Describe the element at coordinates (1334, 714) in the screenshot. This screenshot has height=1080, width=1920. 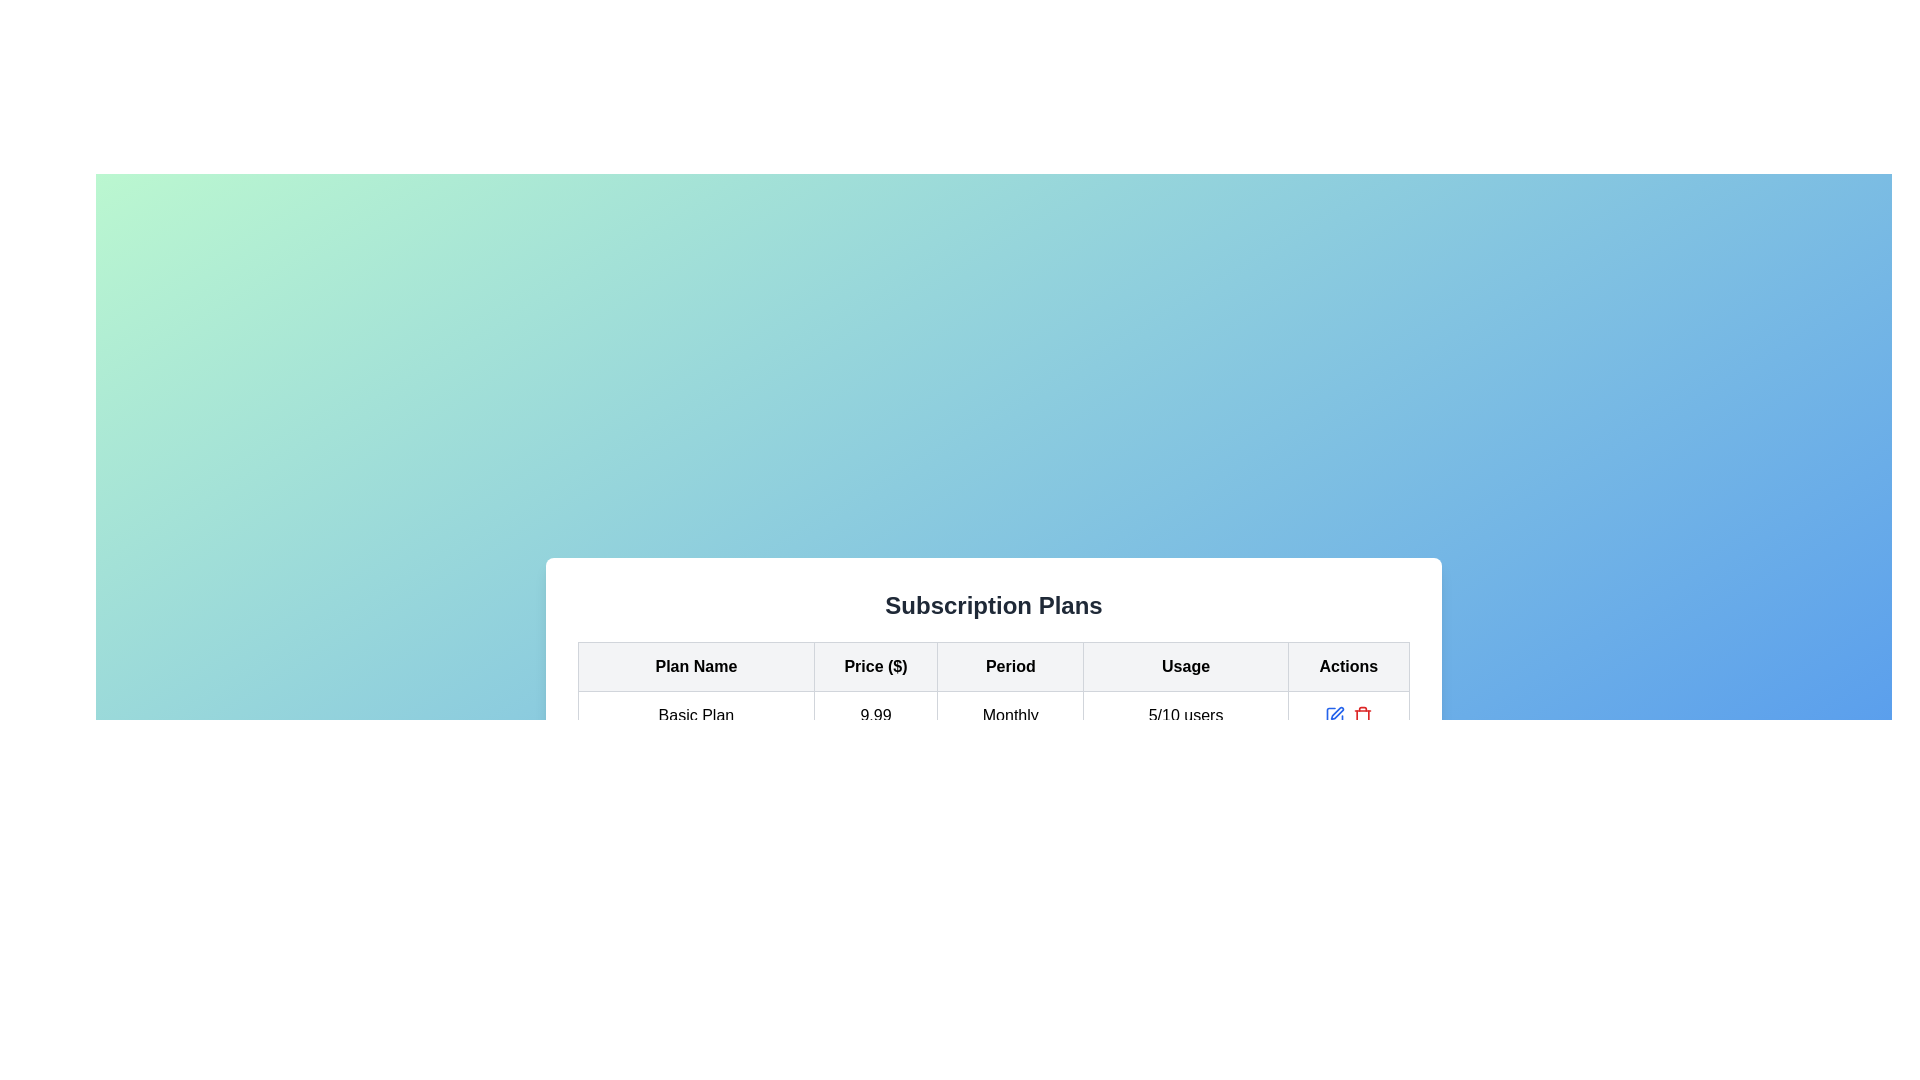
I see `the edit button in the 'Actions' column for the subscription plan` at that location.